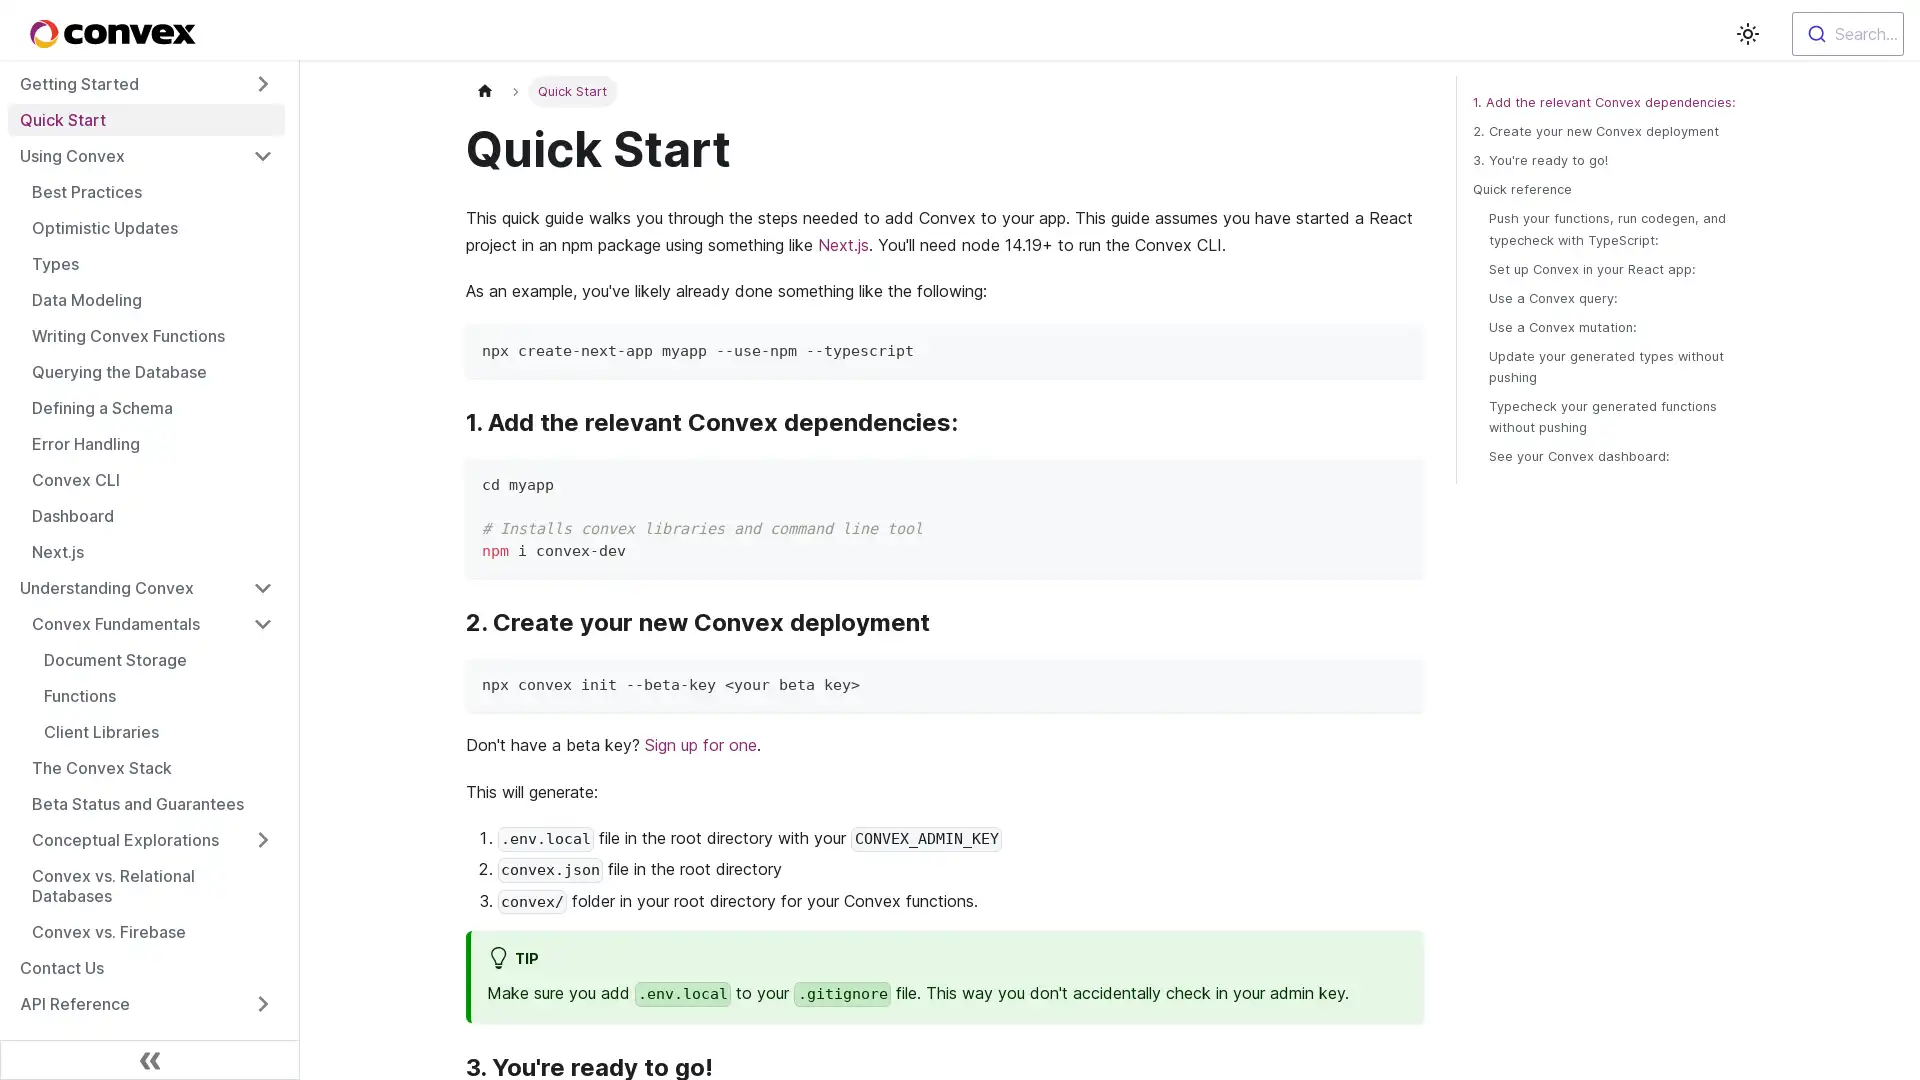  I want to click on Copy code to clipboard, so click(1398, 482).